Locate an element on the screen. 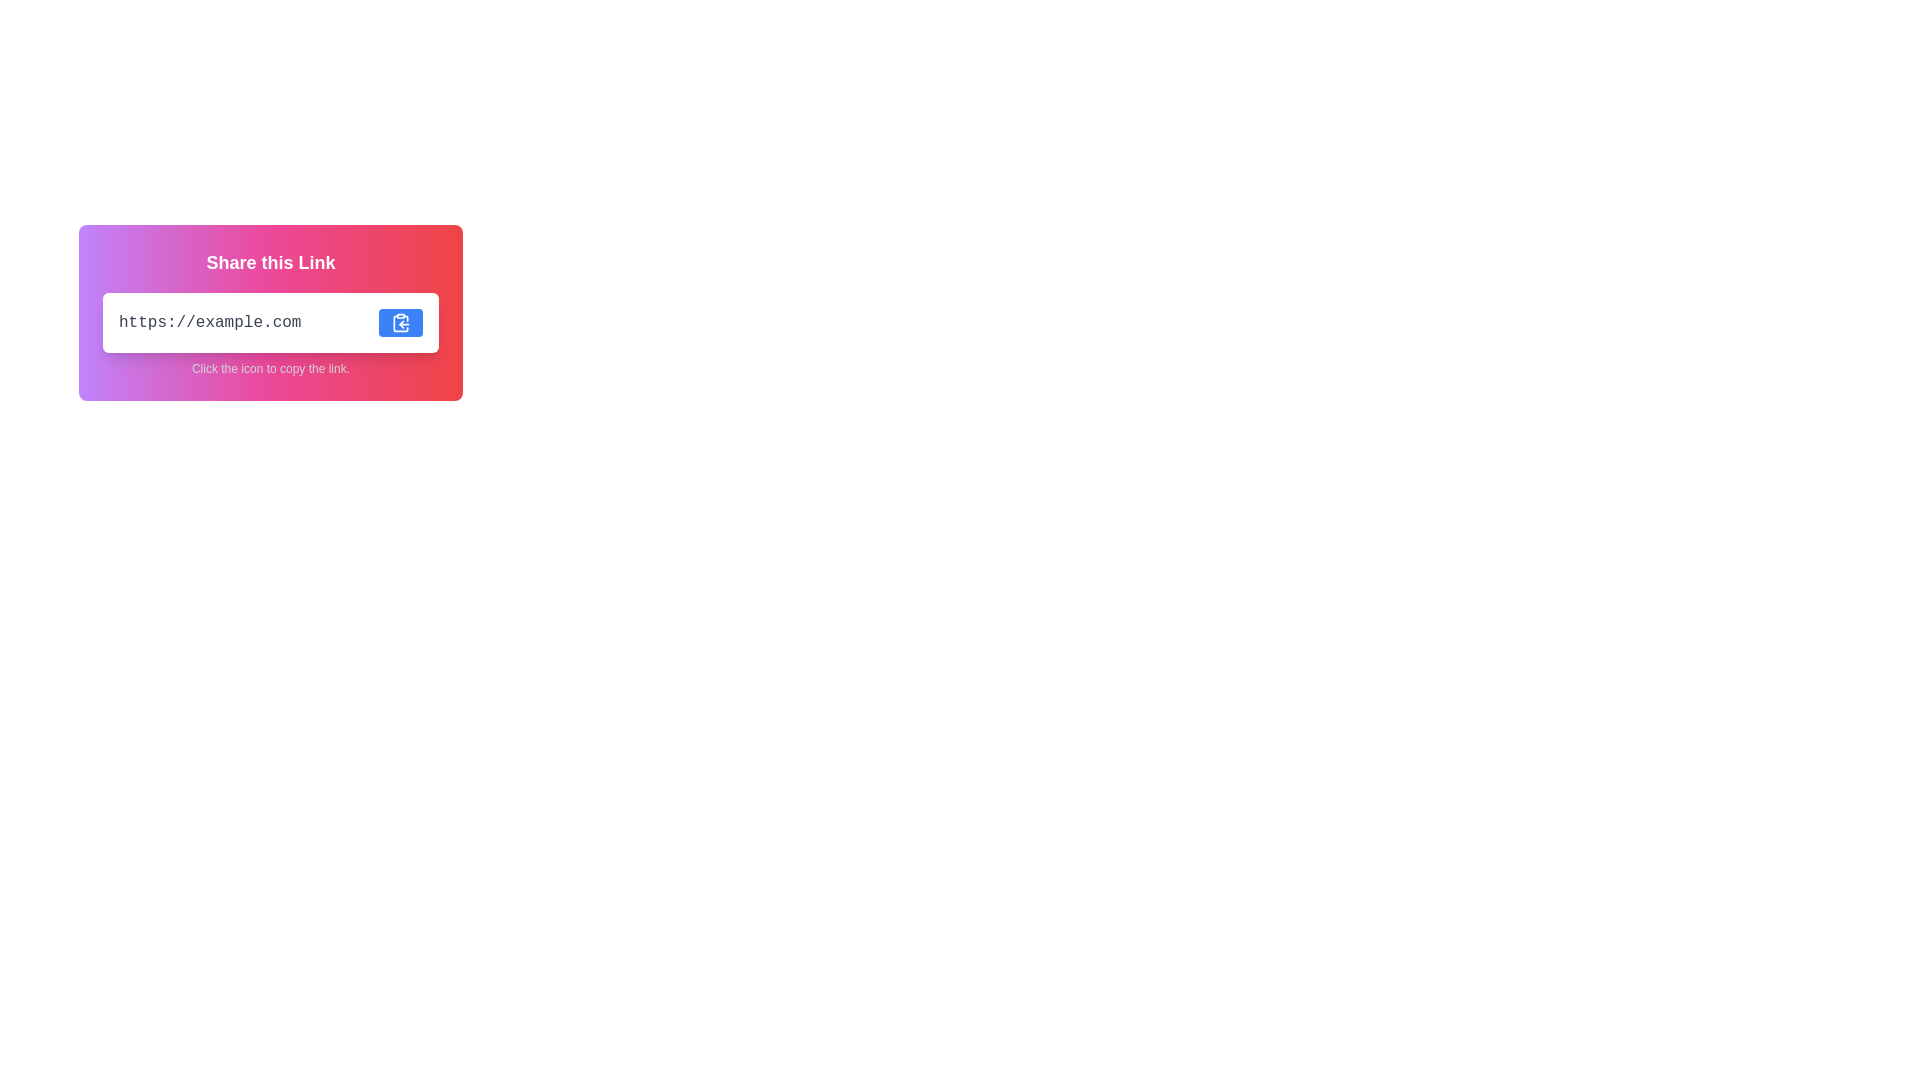  the copy button located to the right of the URL text field to copy the displayed URL to the clipboard is located at coordinates (400, 322).